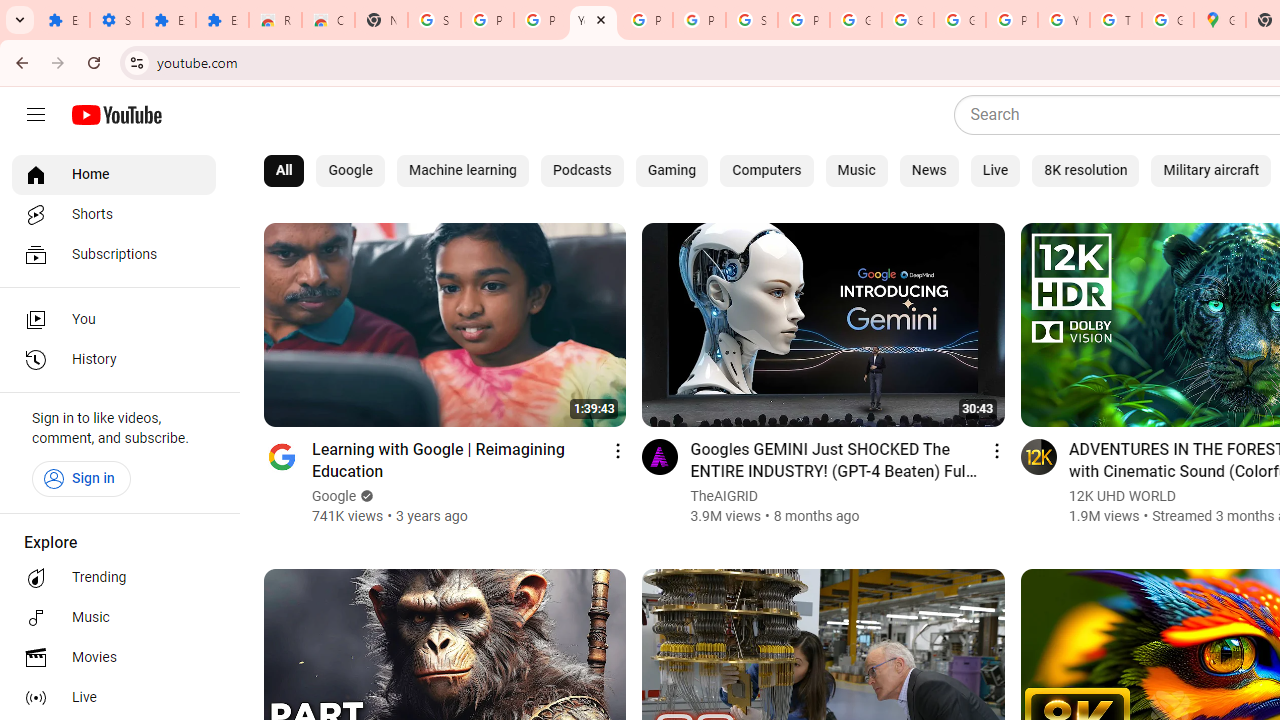 This screenshot has height=720, width=1280. I want to click on 'Action menu', so click(996, 450).